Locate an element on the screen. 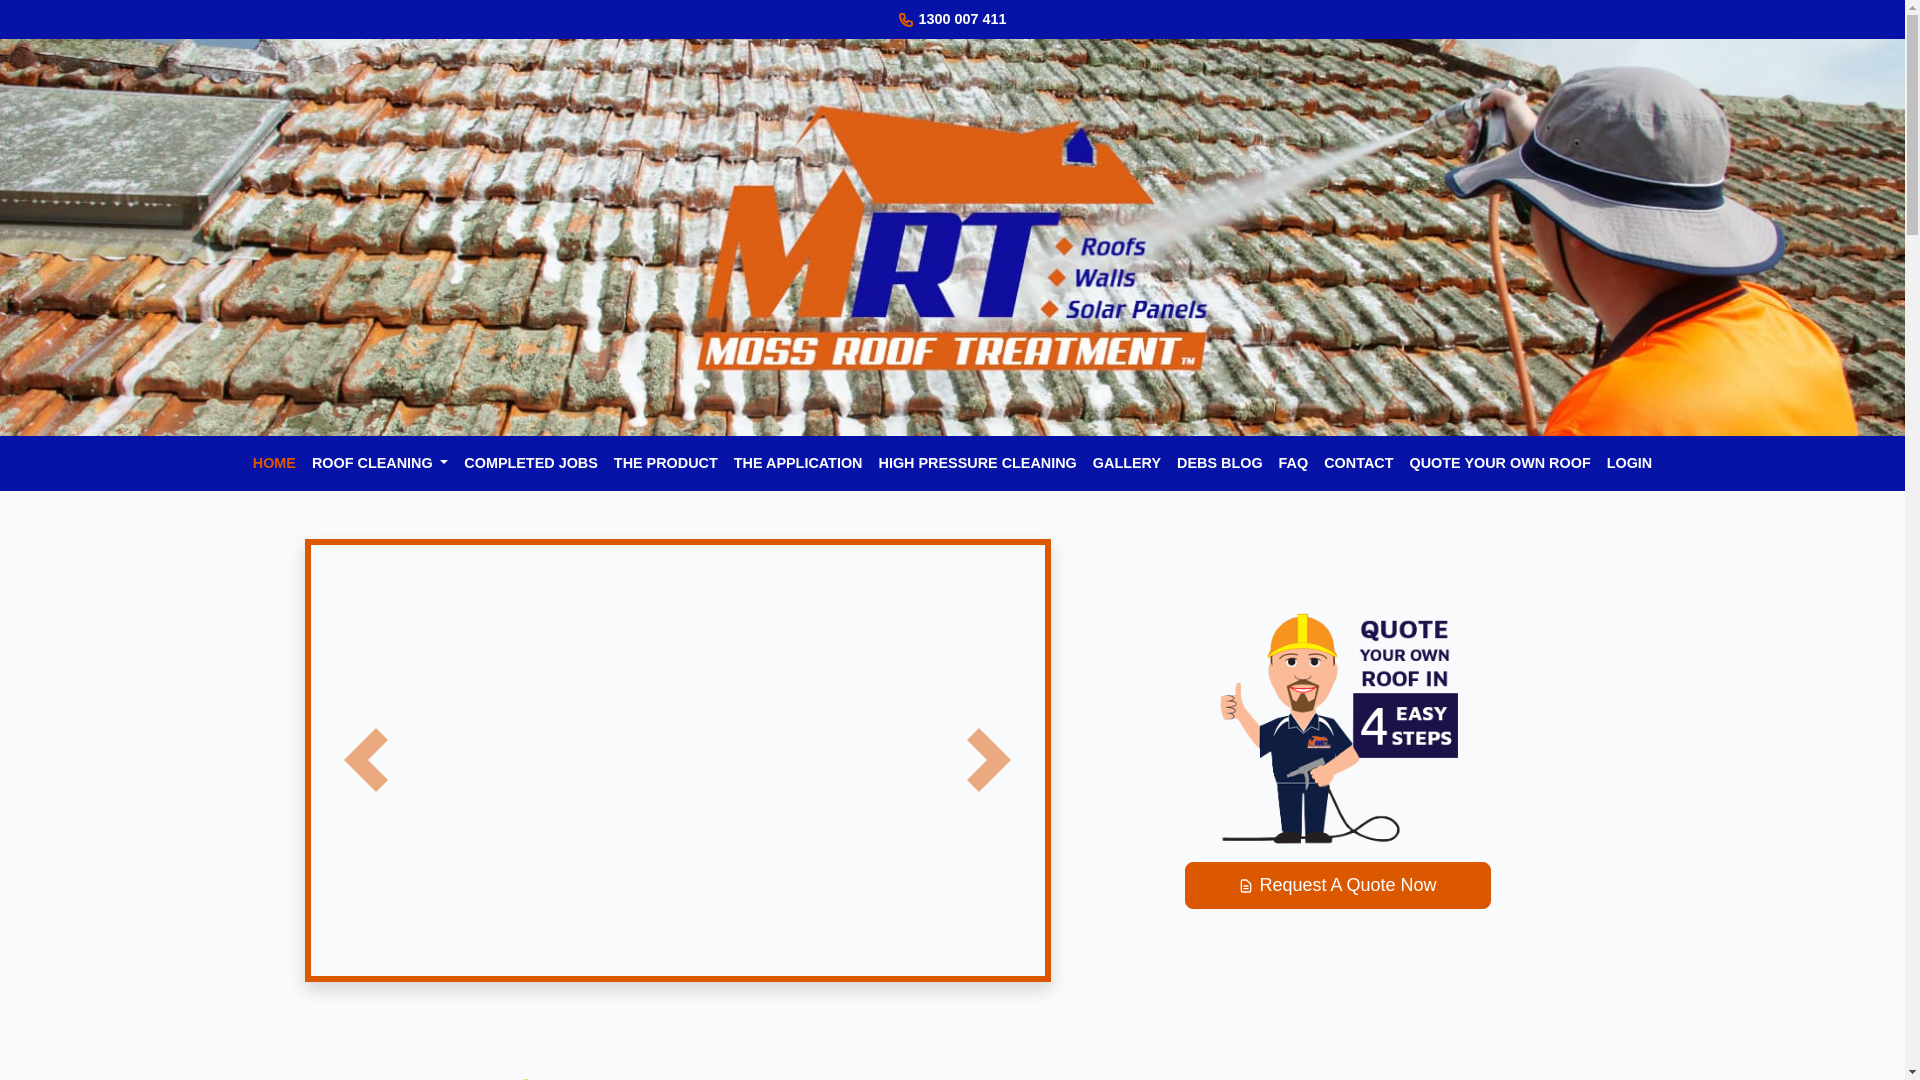 The image size is (1920, 1080). 'QUOTE YOUR OWN ROOF' is located at coordinates (1499, 463).